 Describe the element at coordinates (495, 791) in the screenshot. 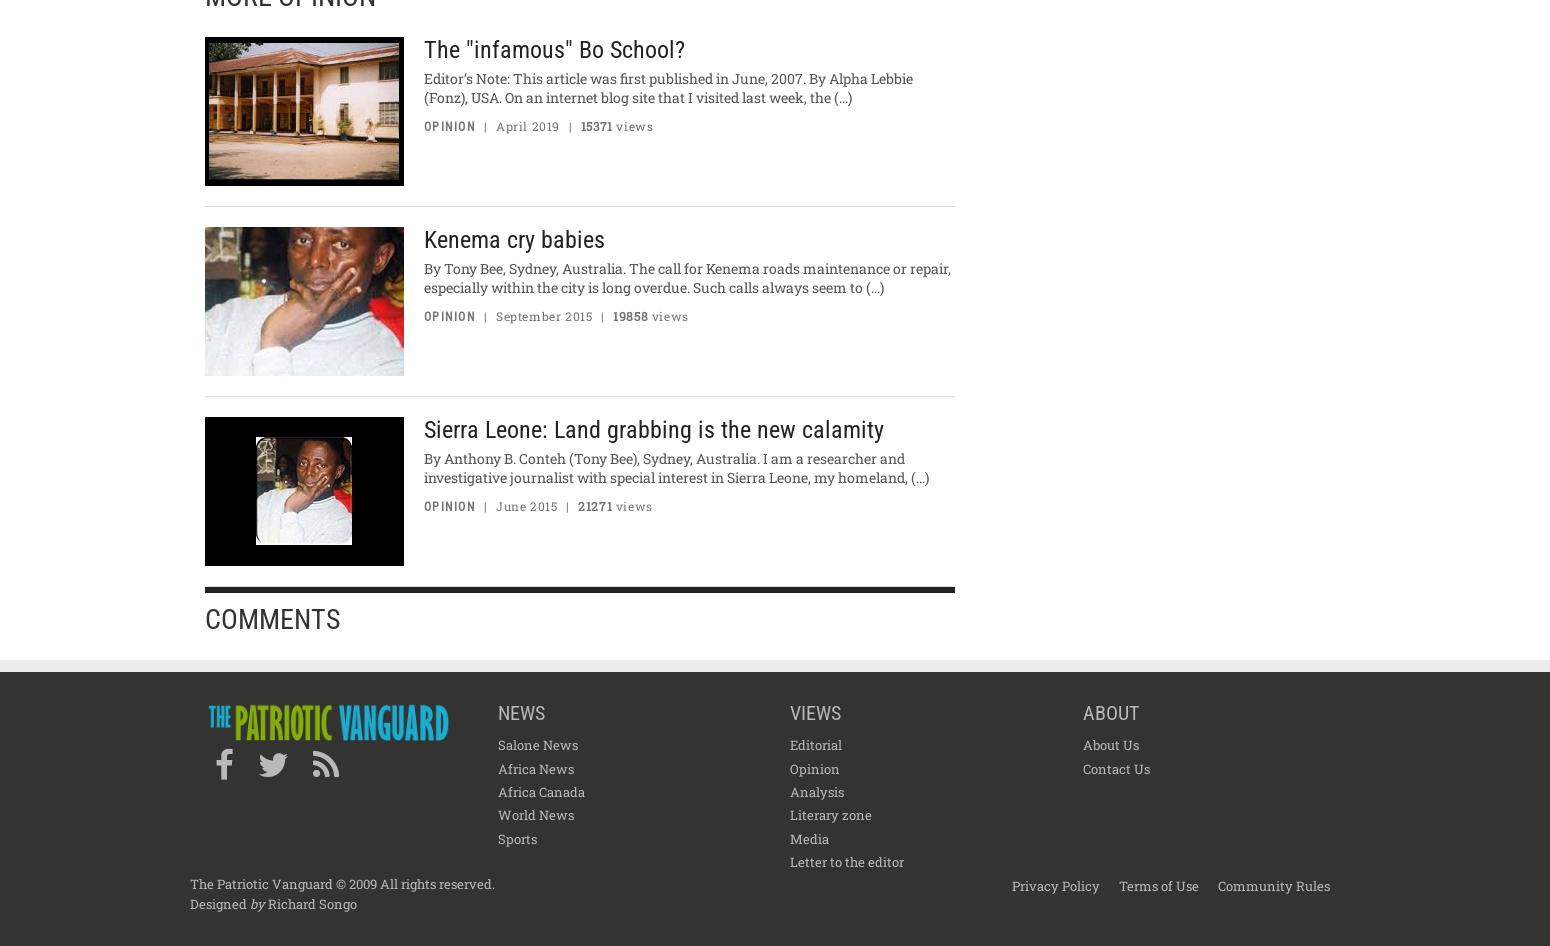

I see `'Africa Canada'` at that location.